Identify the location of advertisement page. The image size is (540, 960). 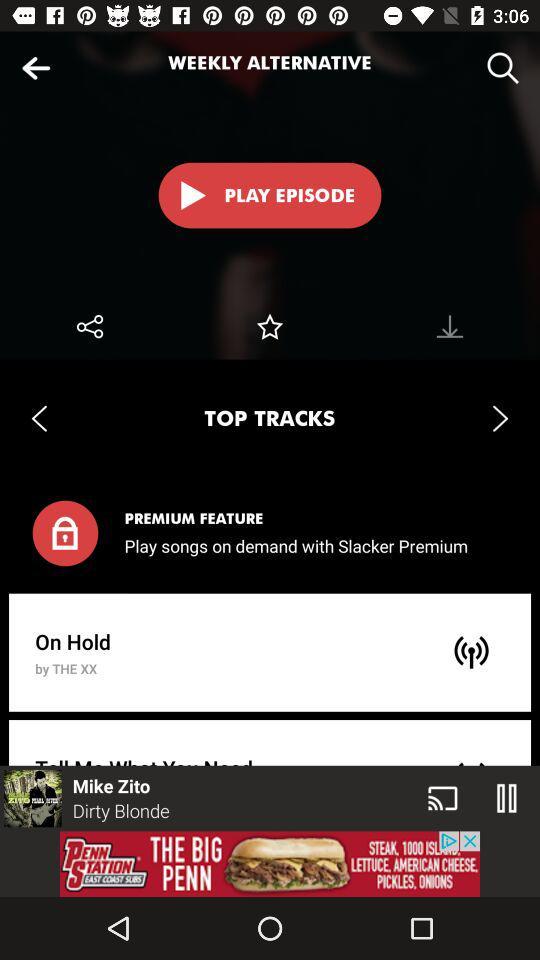
(270, 863).